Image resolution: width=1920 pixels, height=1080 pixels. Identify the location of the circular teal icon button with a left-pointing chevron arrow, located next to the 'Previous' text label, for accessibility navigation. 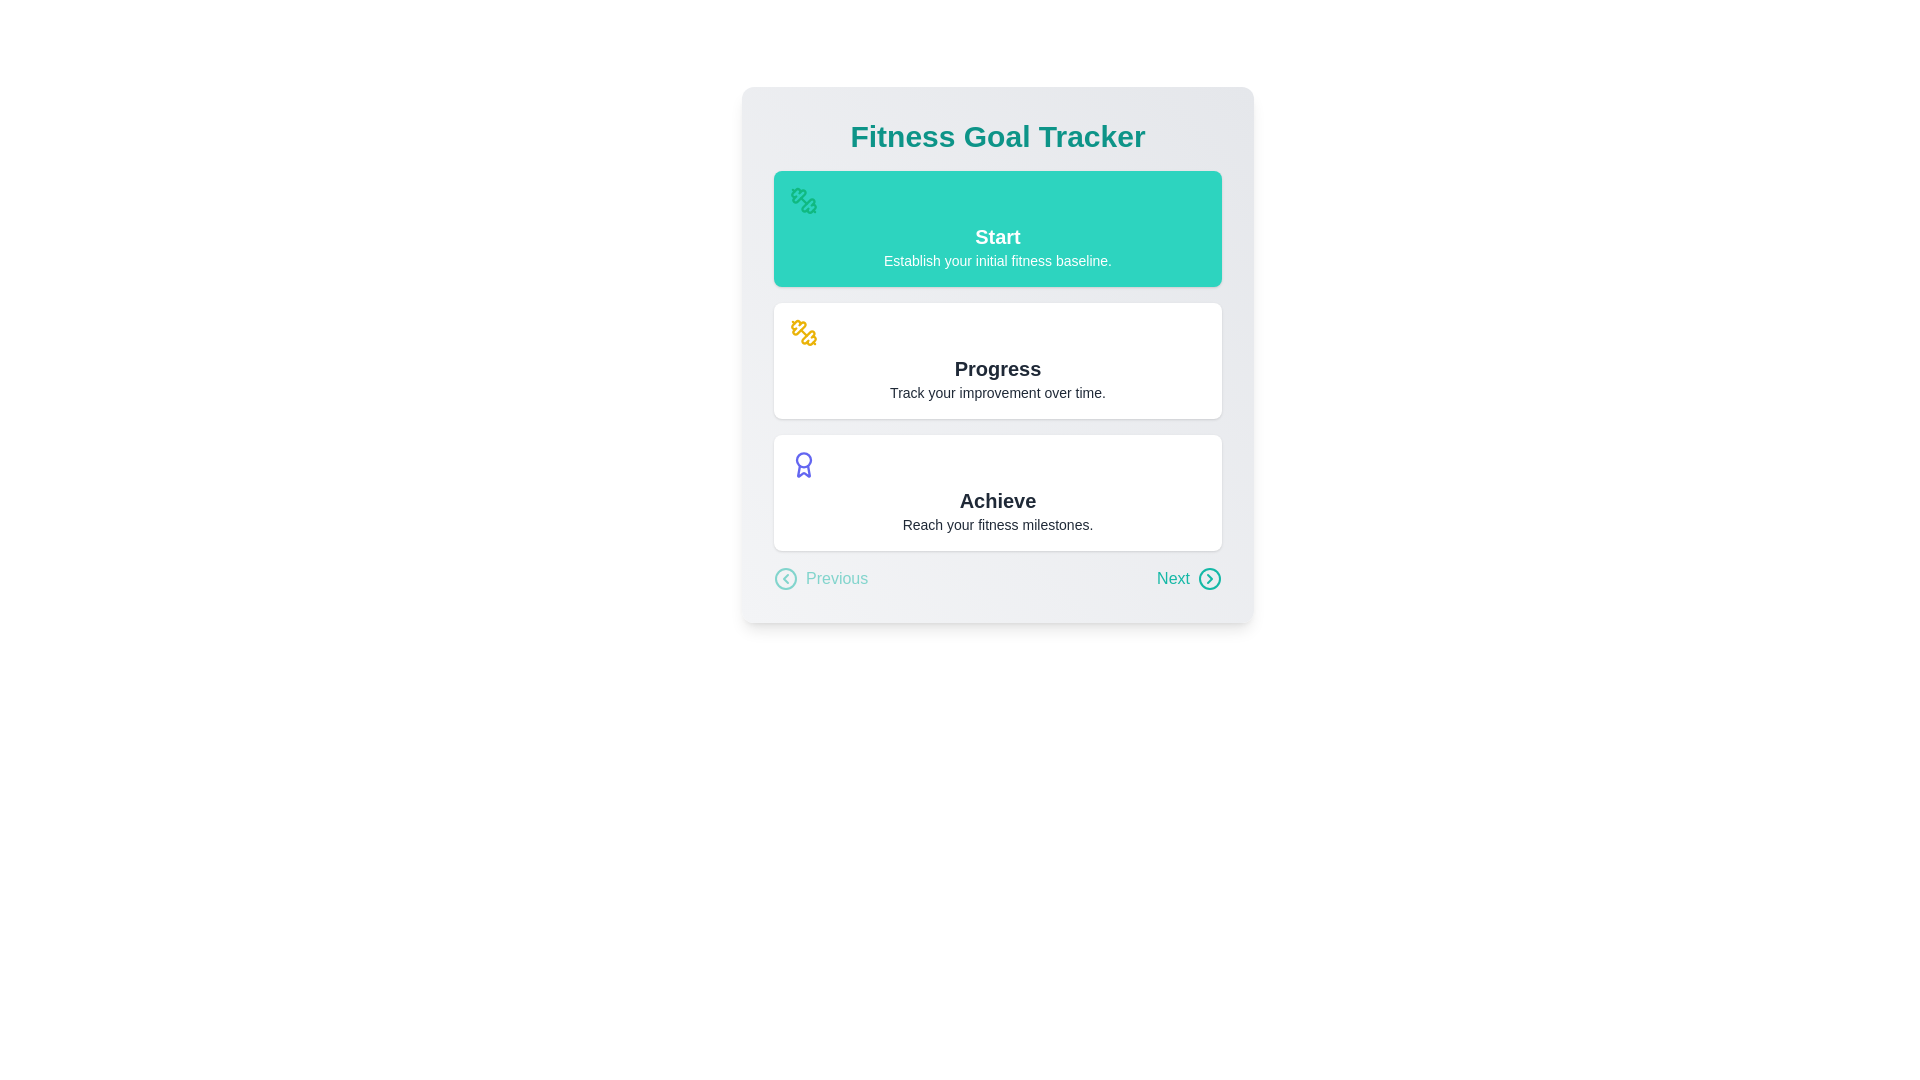
(785, 578).